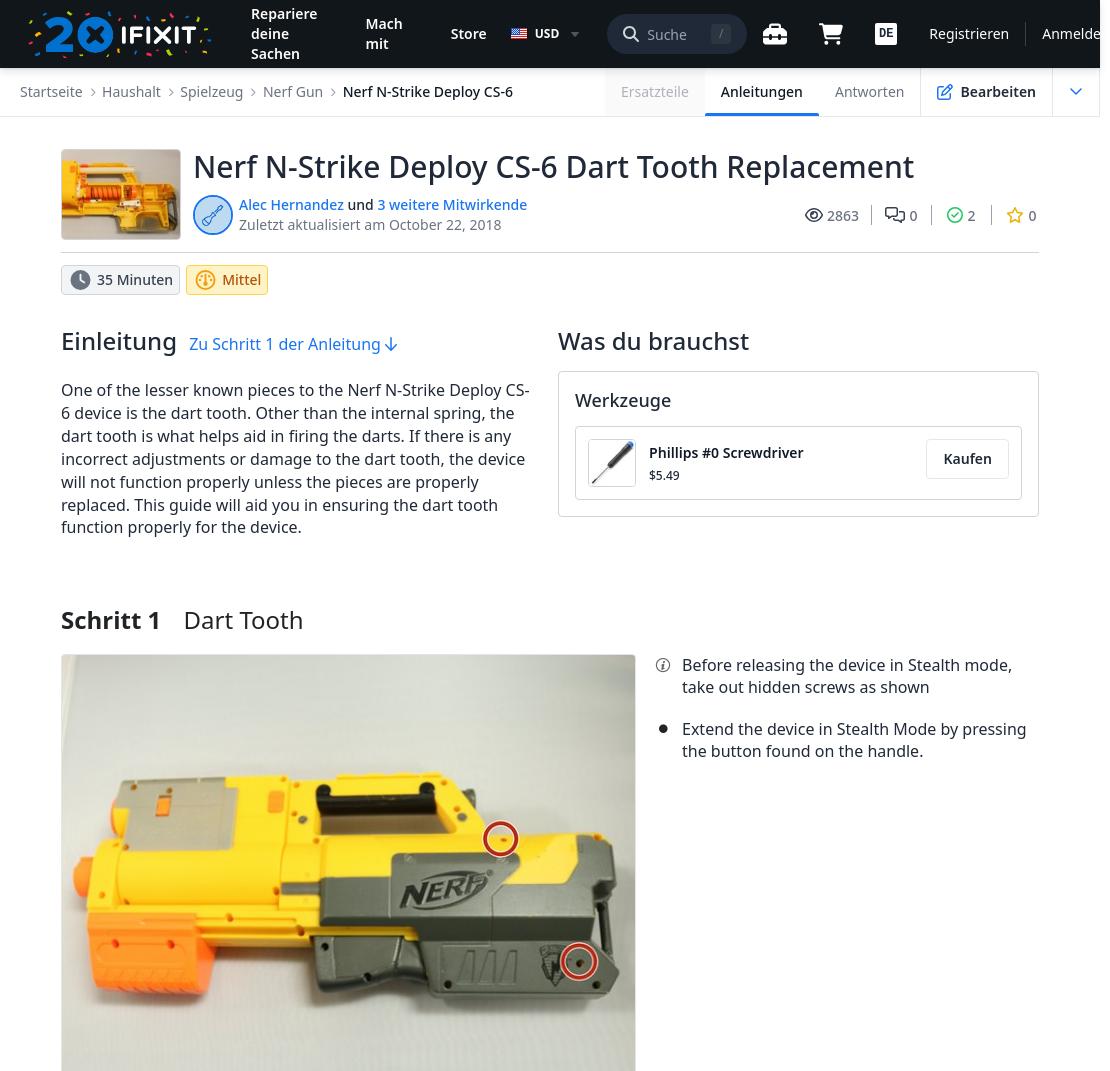  What do you see at coordinates (79, 153) in the screenshot?
I see `'2 Personen haben diese Anleitung schon erfolgreich absolviert. Du auch?'` at bounding box center [79, 153].